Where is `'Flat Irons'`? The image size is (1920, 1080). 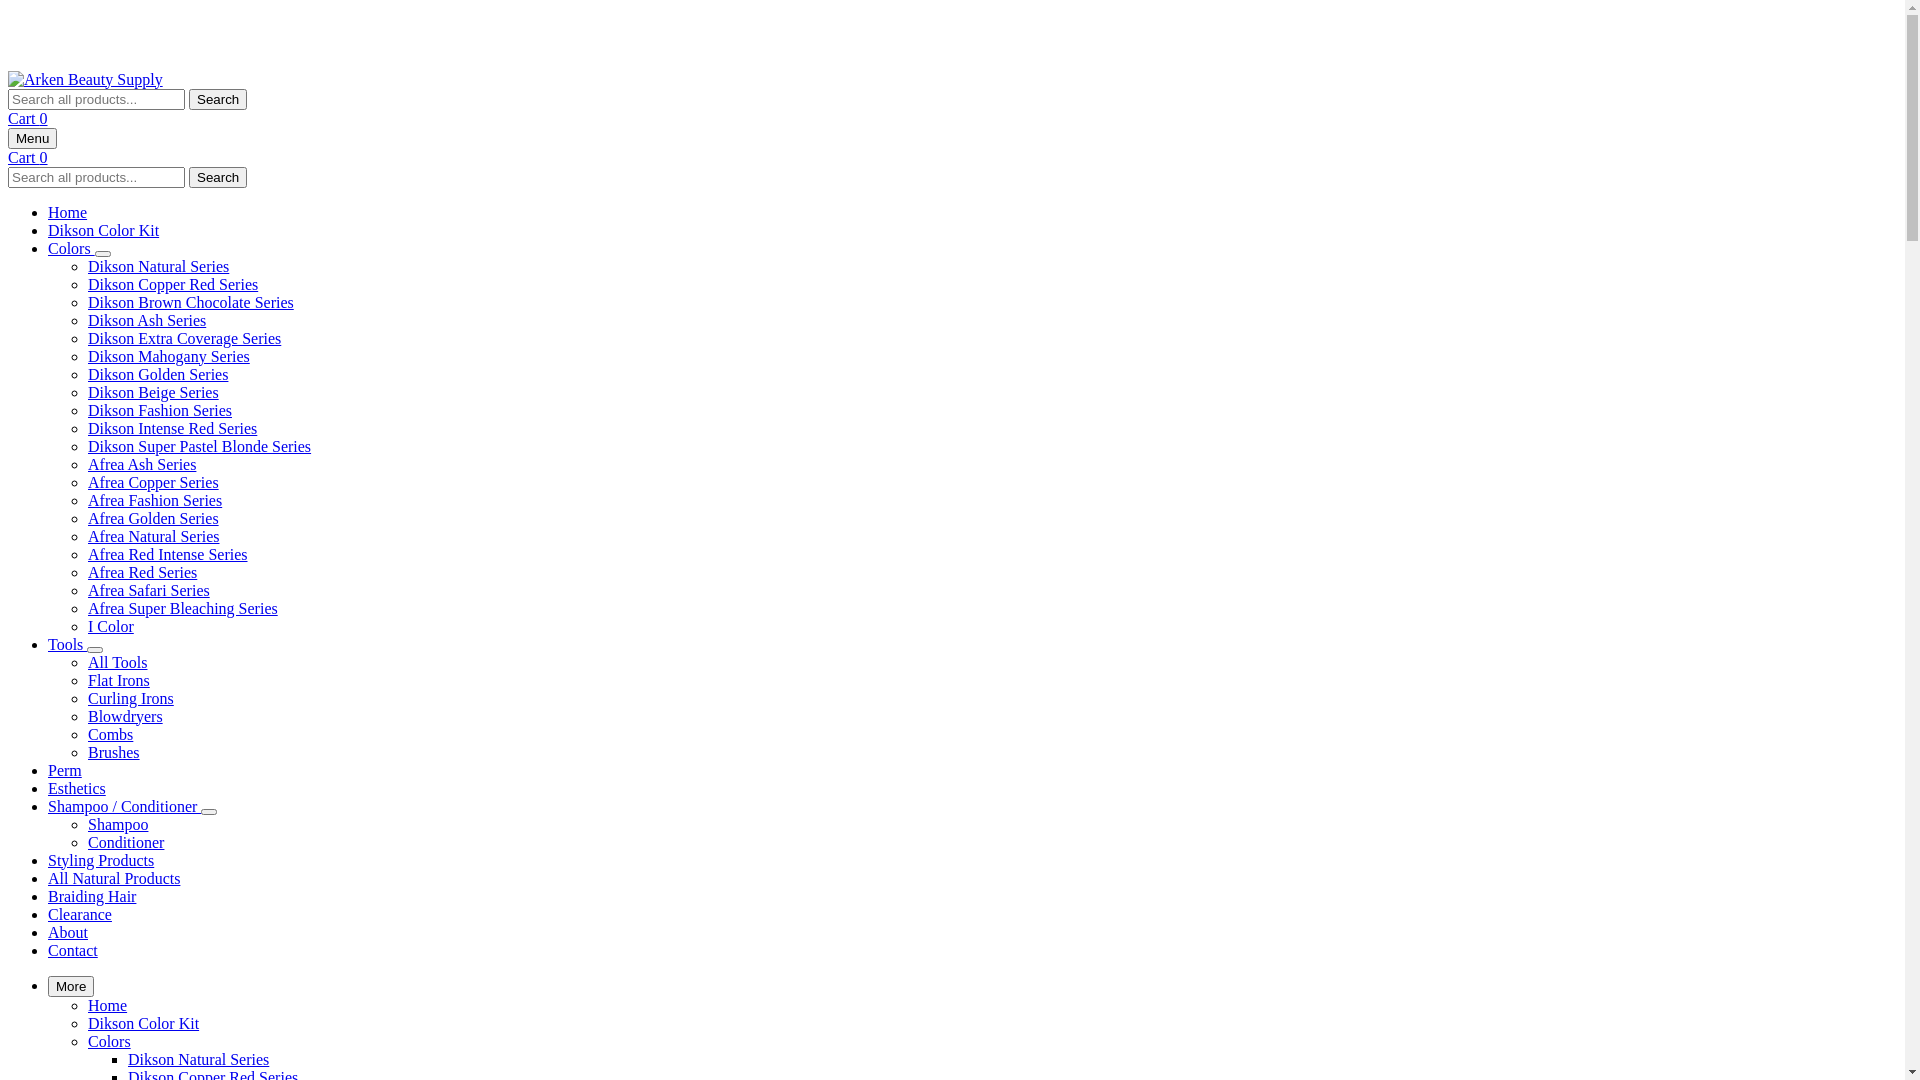 'Flat Irons' is located at coordinates (86, 679).